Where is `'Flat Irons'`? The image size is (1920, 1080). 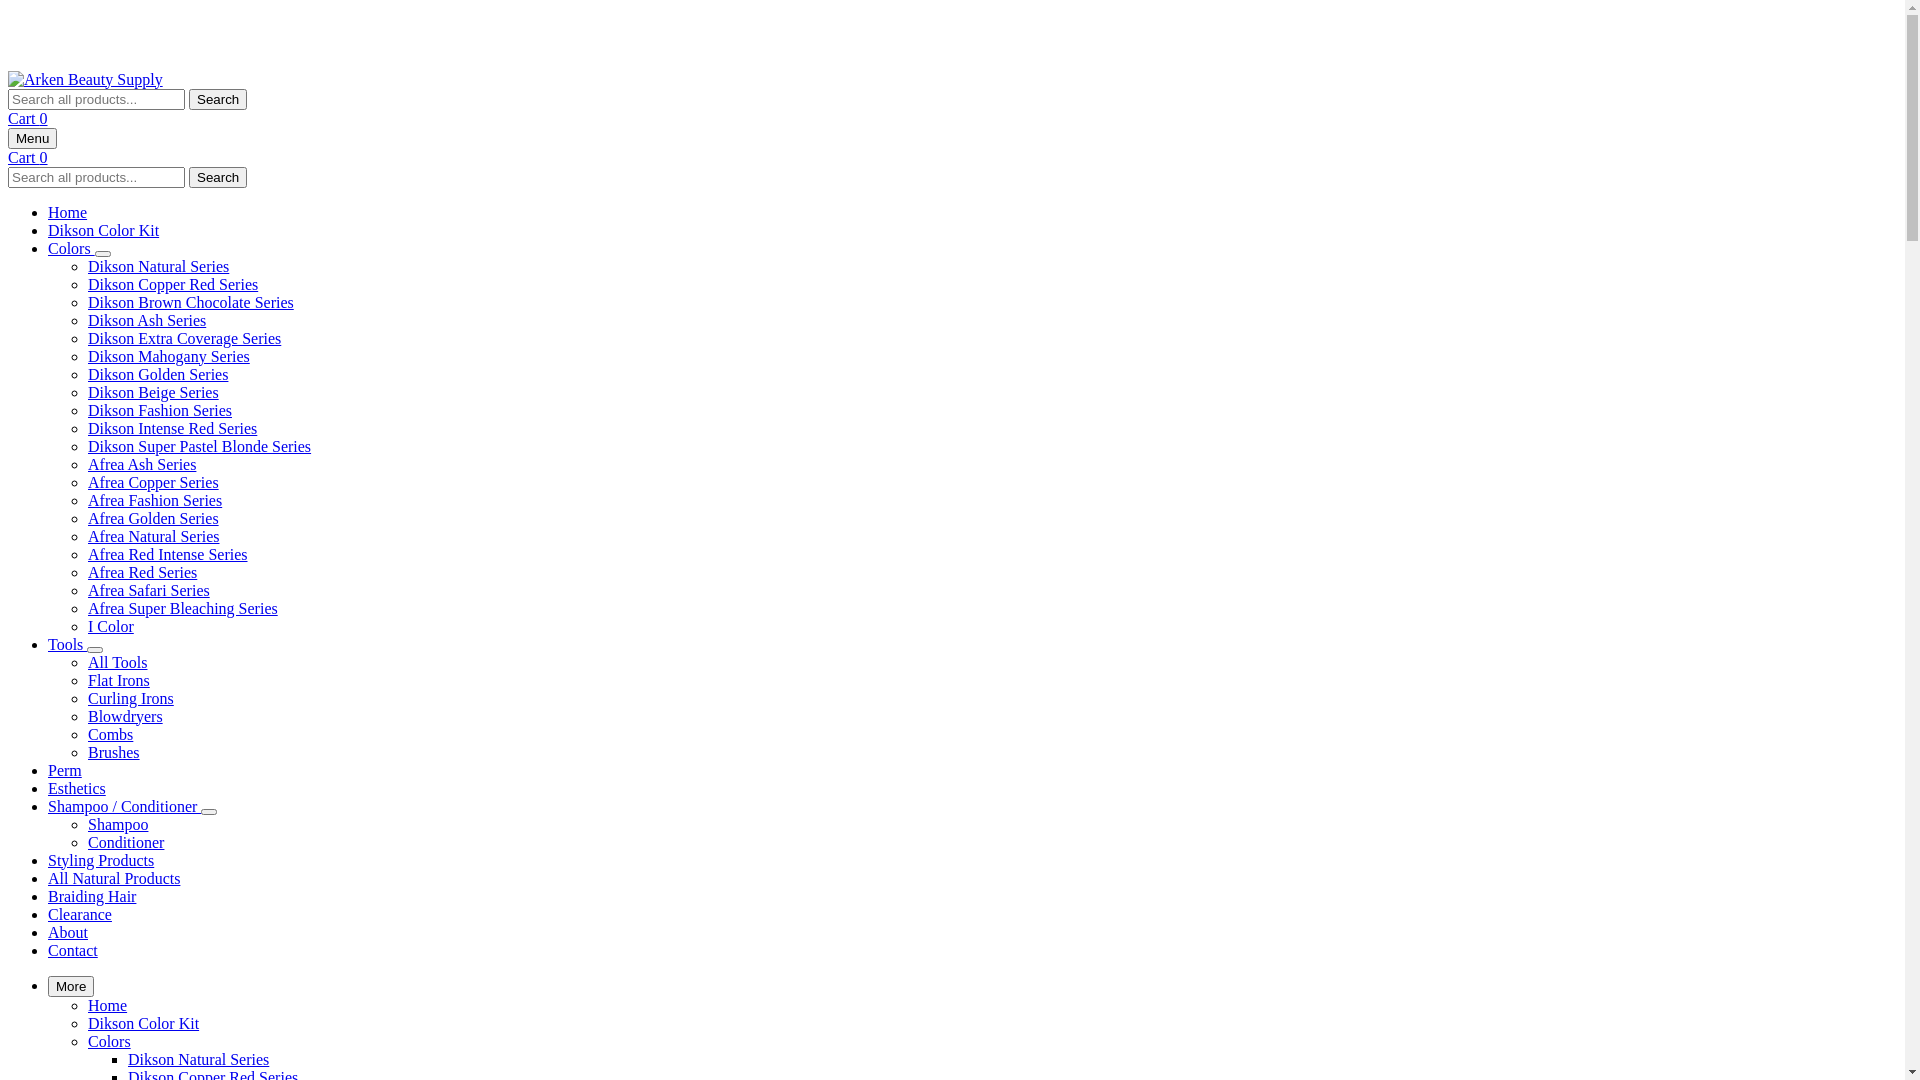 'Flat Irons' is located at coordinates (86, 679).